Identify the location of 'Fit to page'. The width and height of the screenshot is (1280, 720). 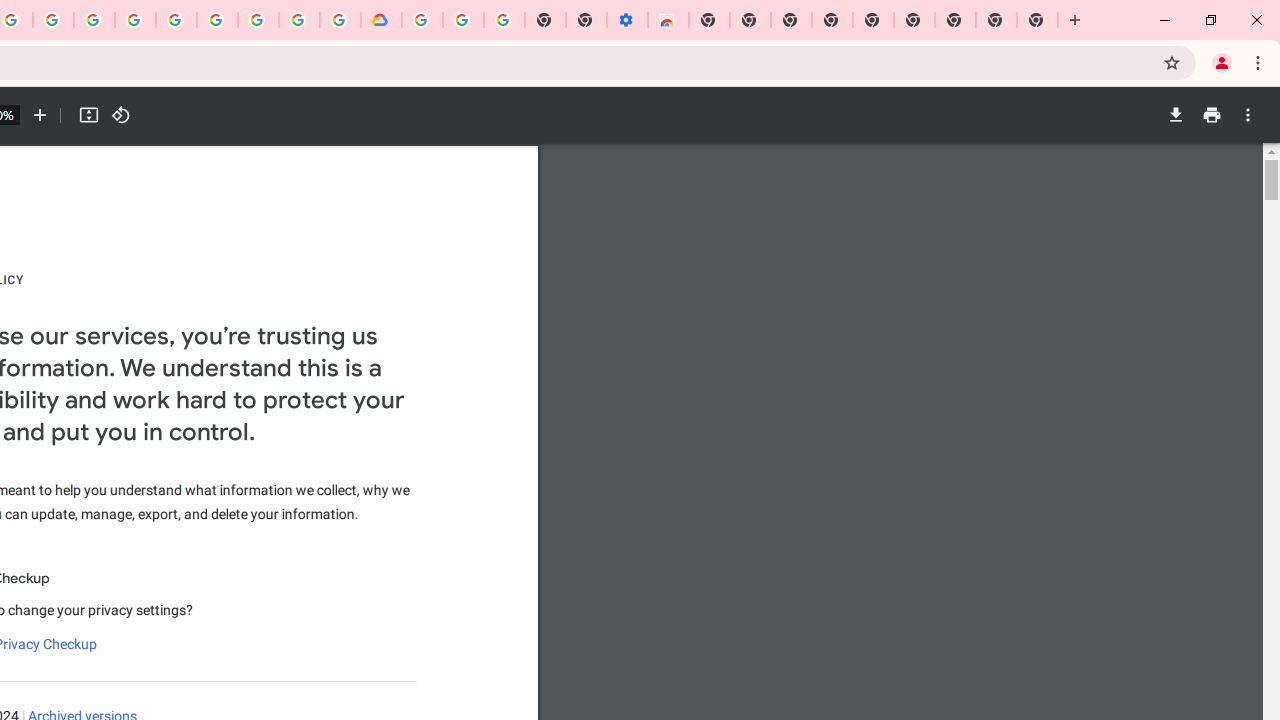
(87, 115).